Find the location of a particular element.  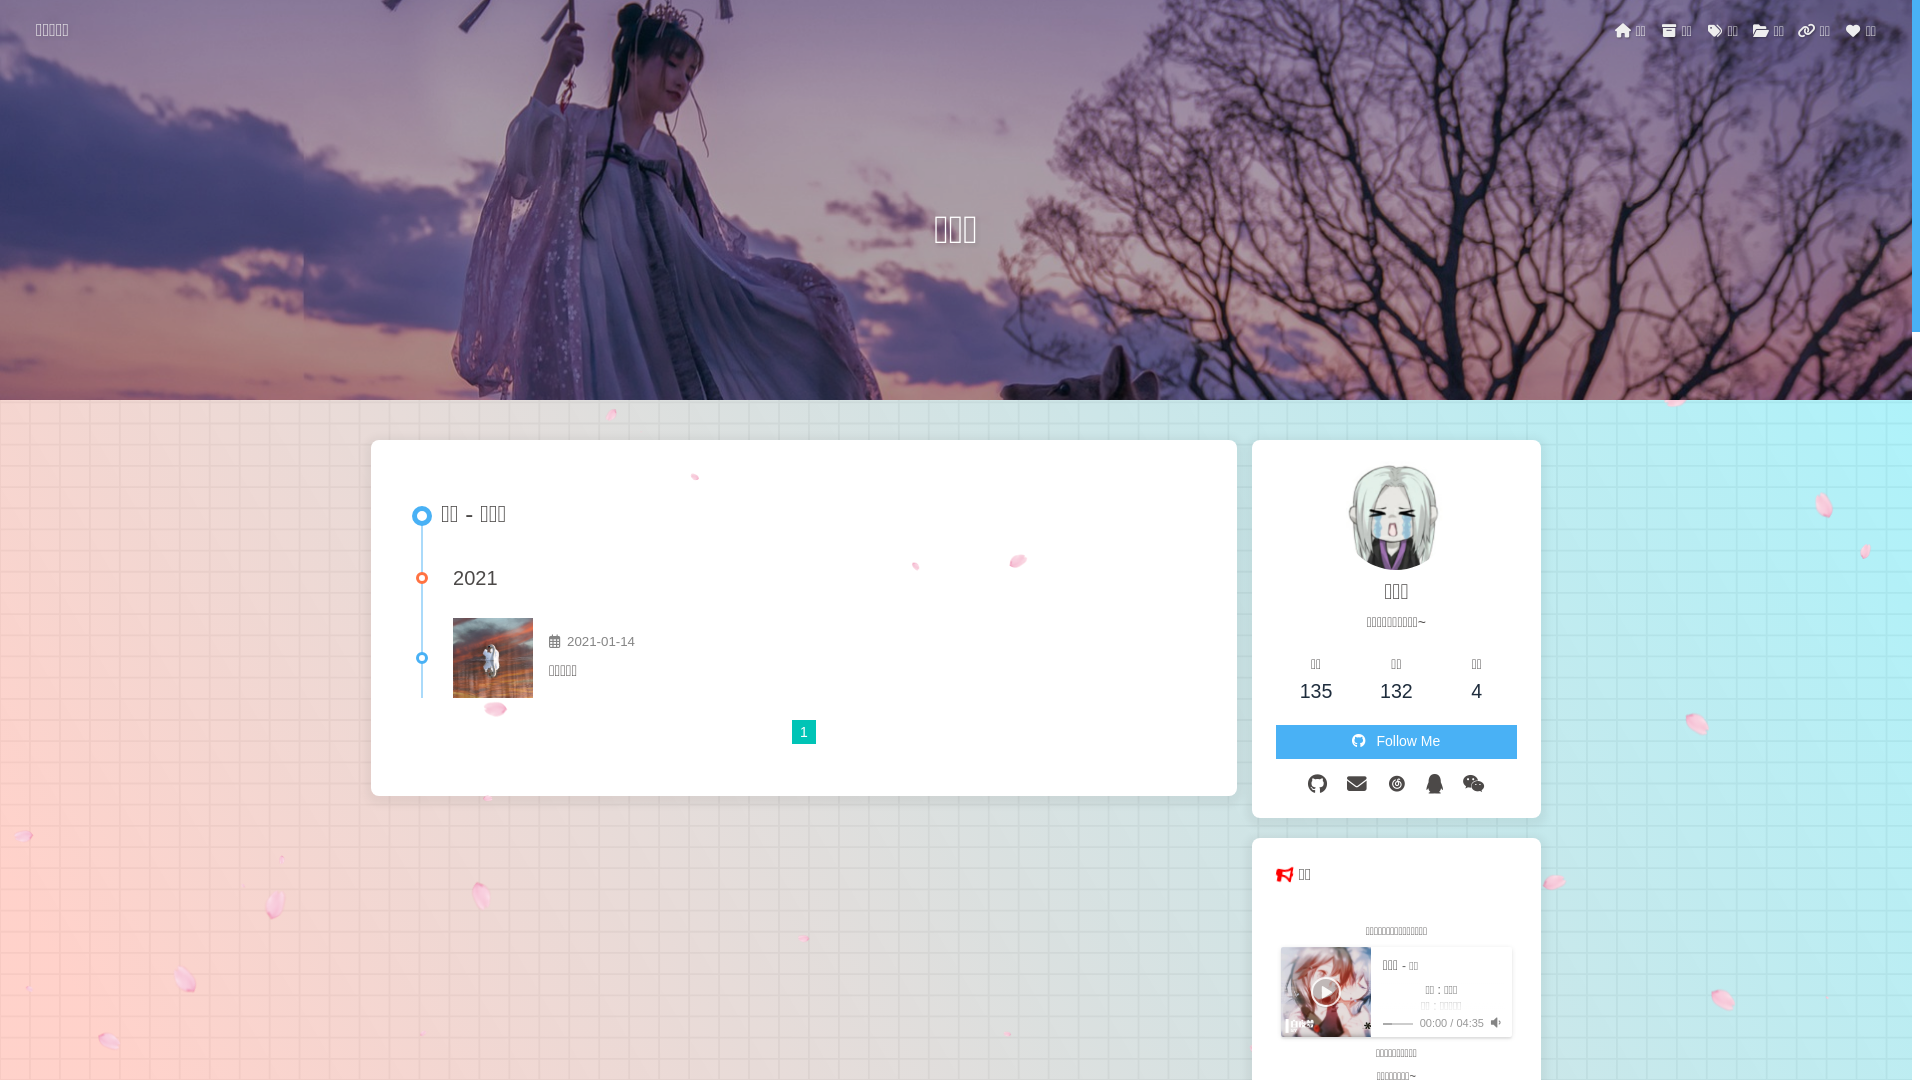

'Github' is located at coordinates (1317, 782).